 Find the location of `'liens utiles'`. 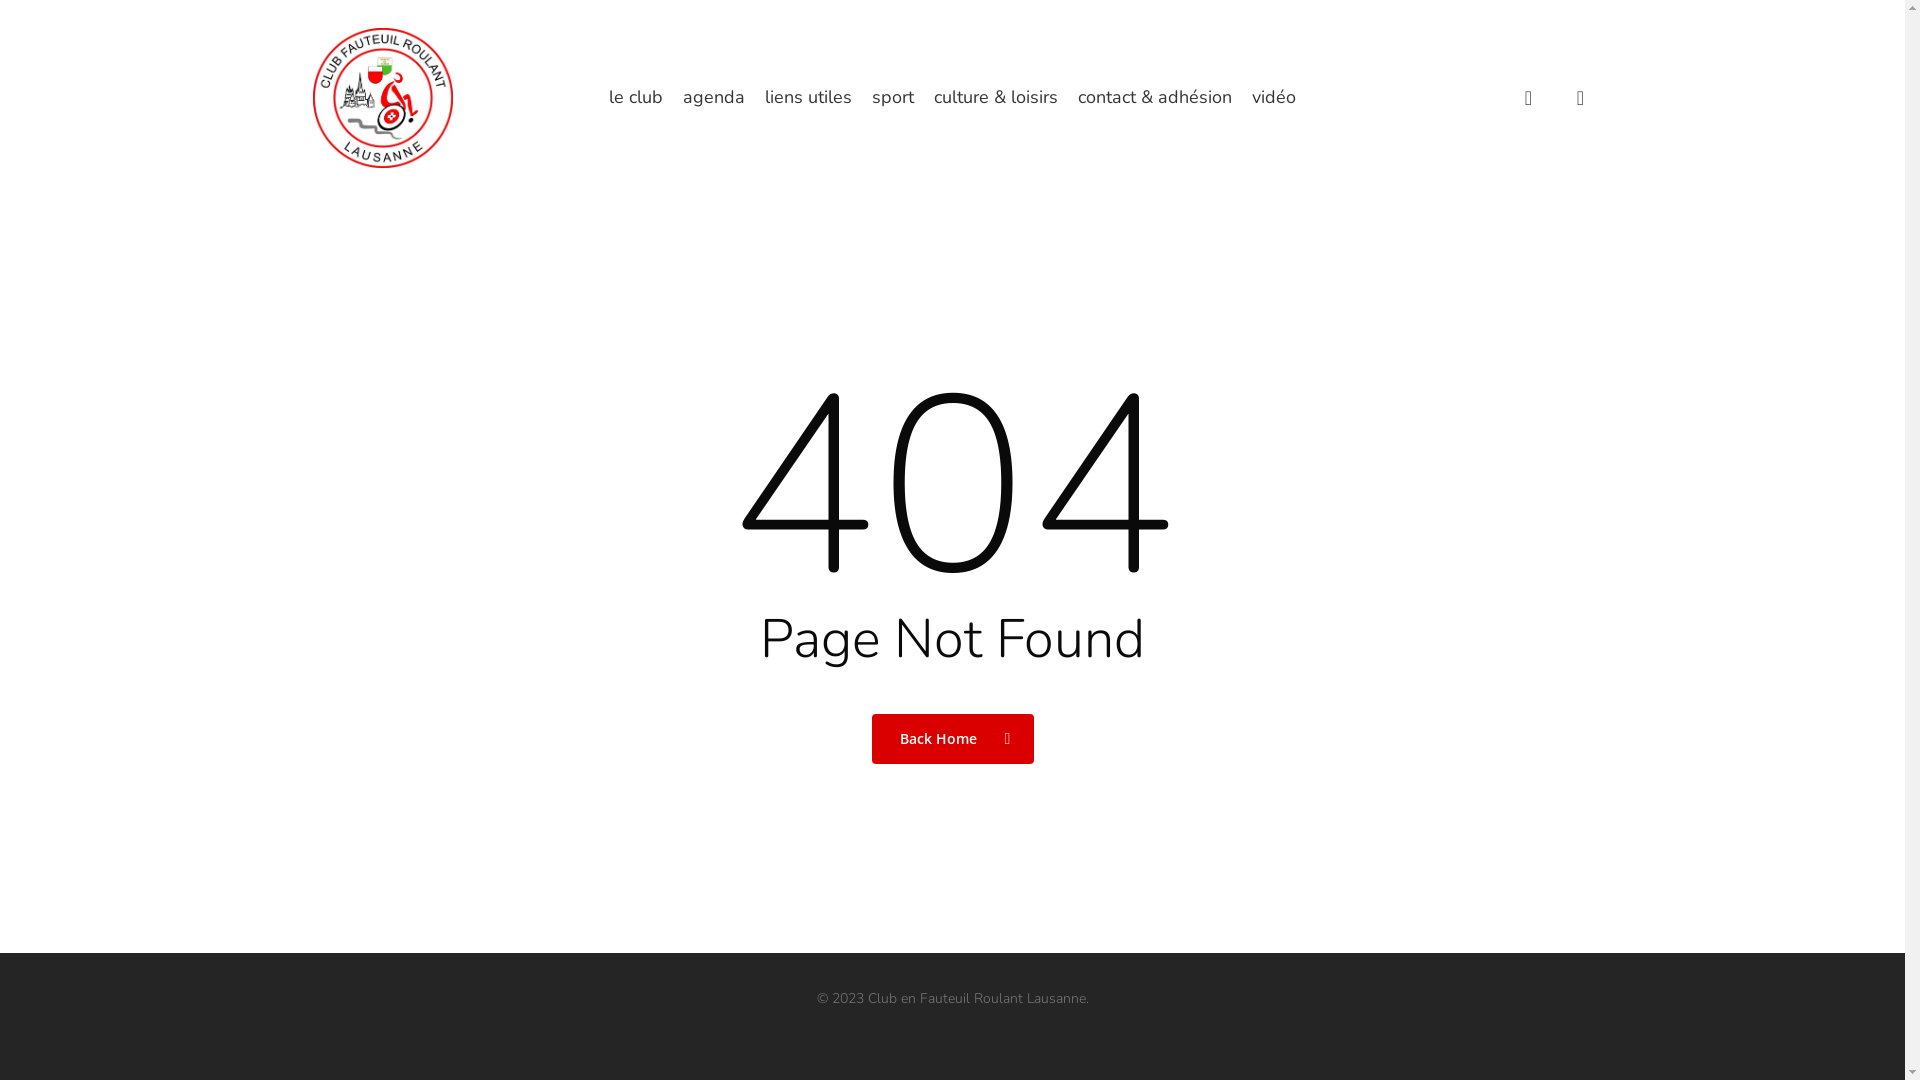

'liens utiles' is located at coordinates (808, 97).